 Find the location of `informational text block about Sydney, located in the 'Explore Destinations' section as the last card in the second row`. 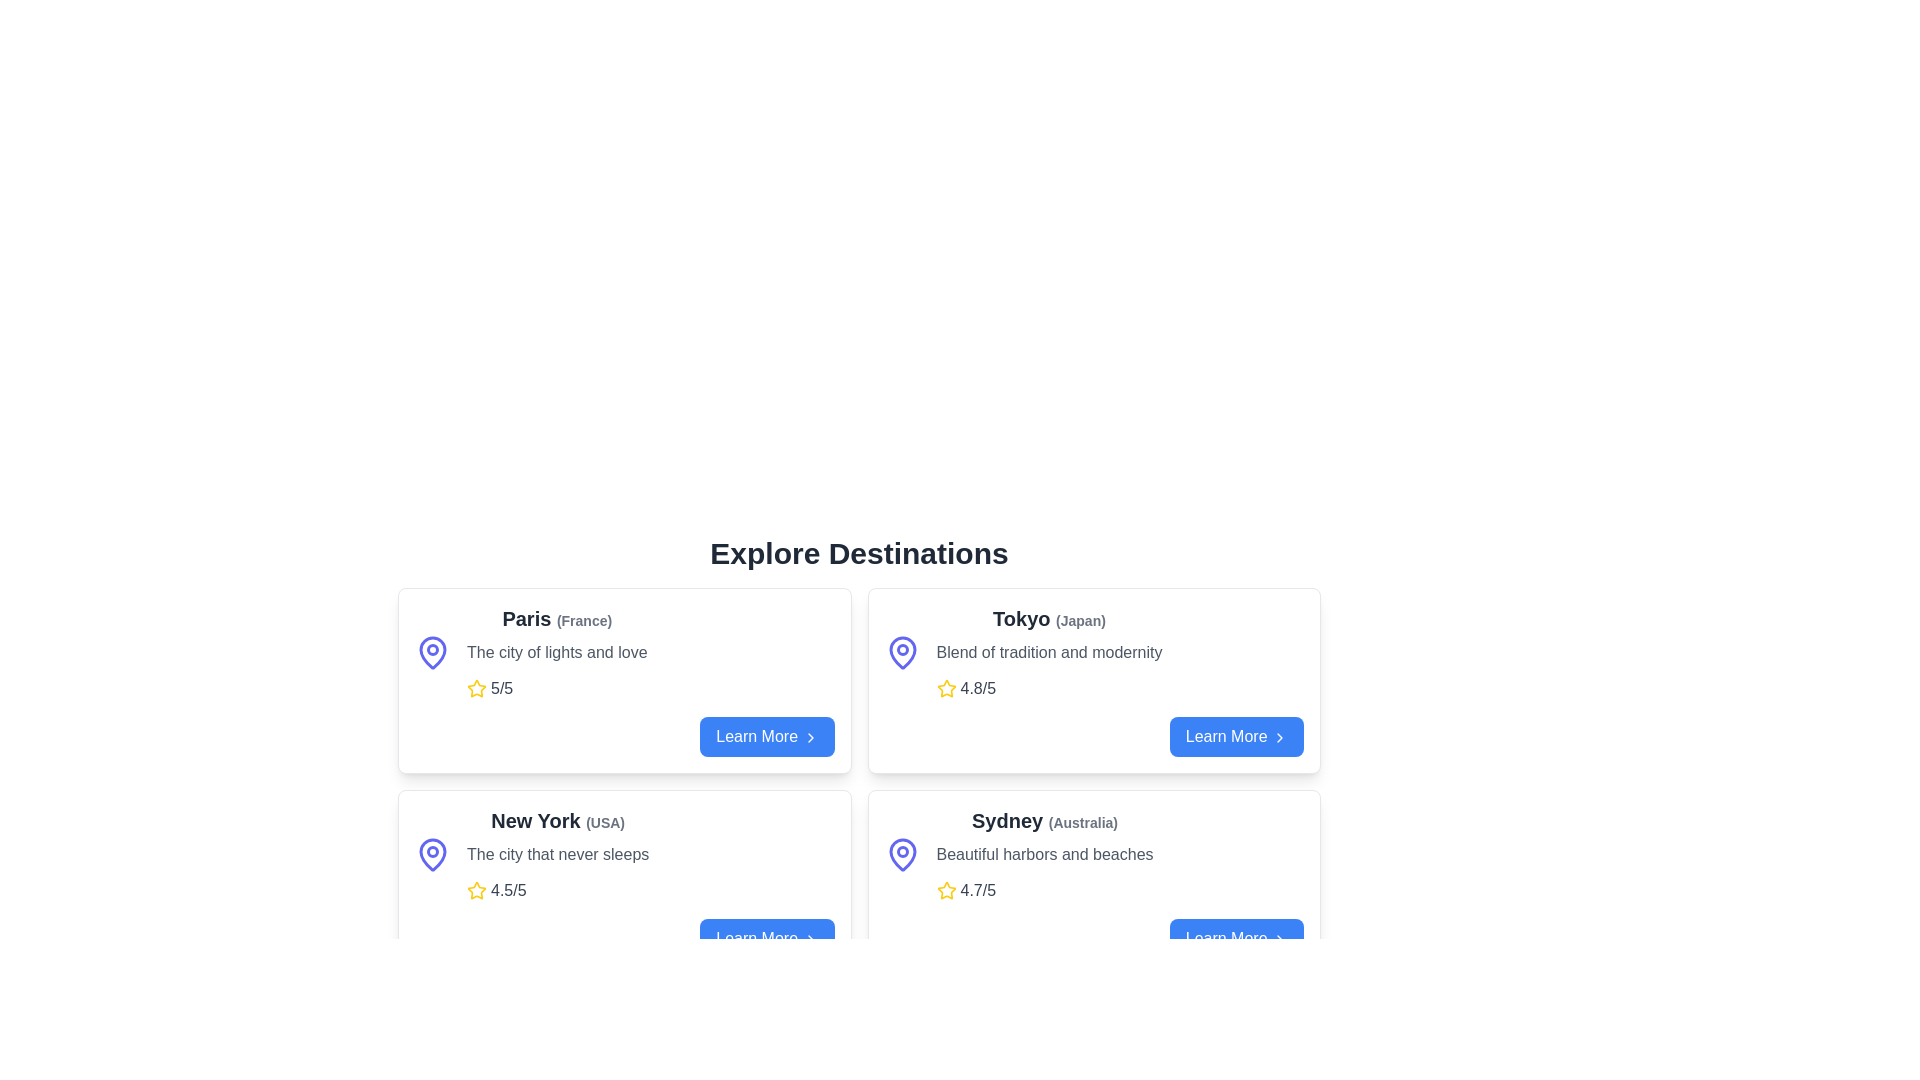

informational text block about Sydney, located in the 'Explore Destinations' section as the last card in the second row is located at coordinates (1093, 855).